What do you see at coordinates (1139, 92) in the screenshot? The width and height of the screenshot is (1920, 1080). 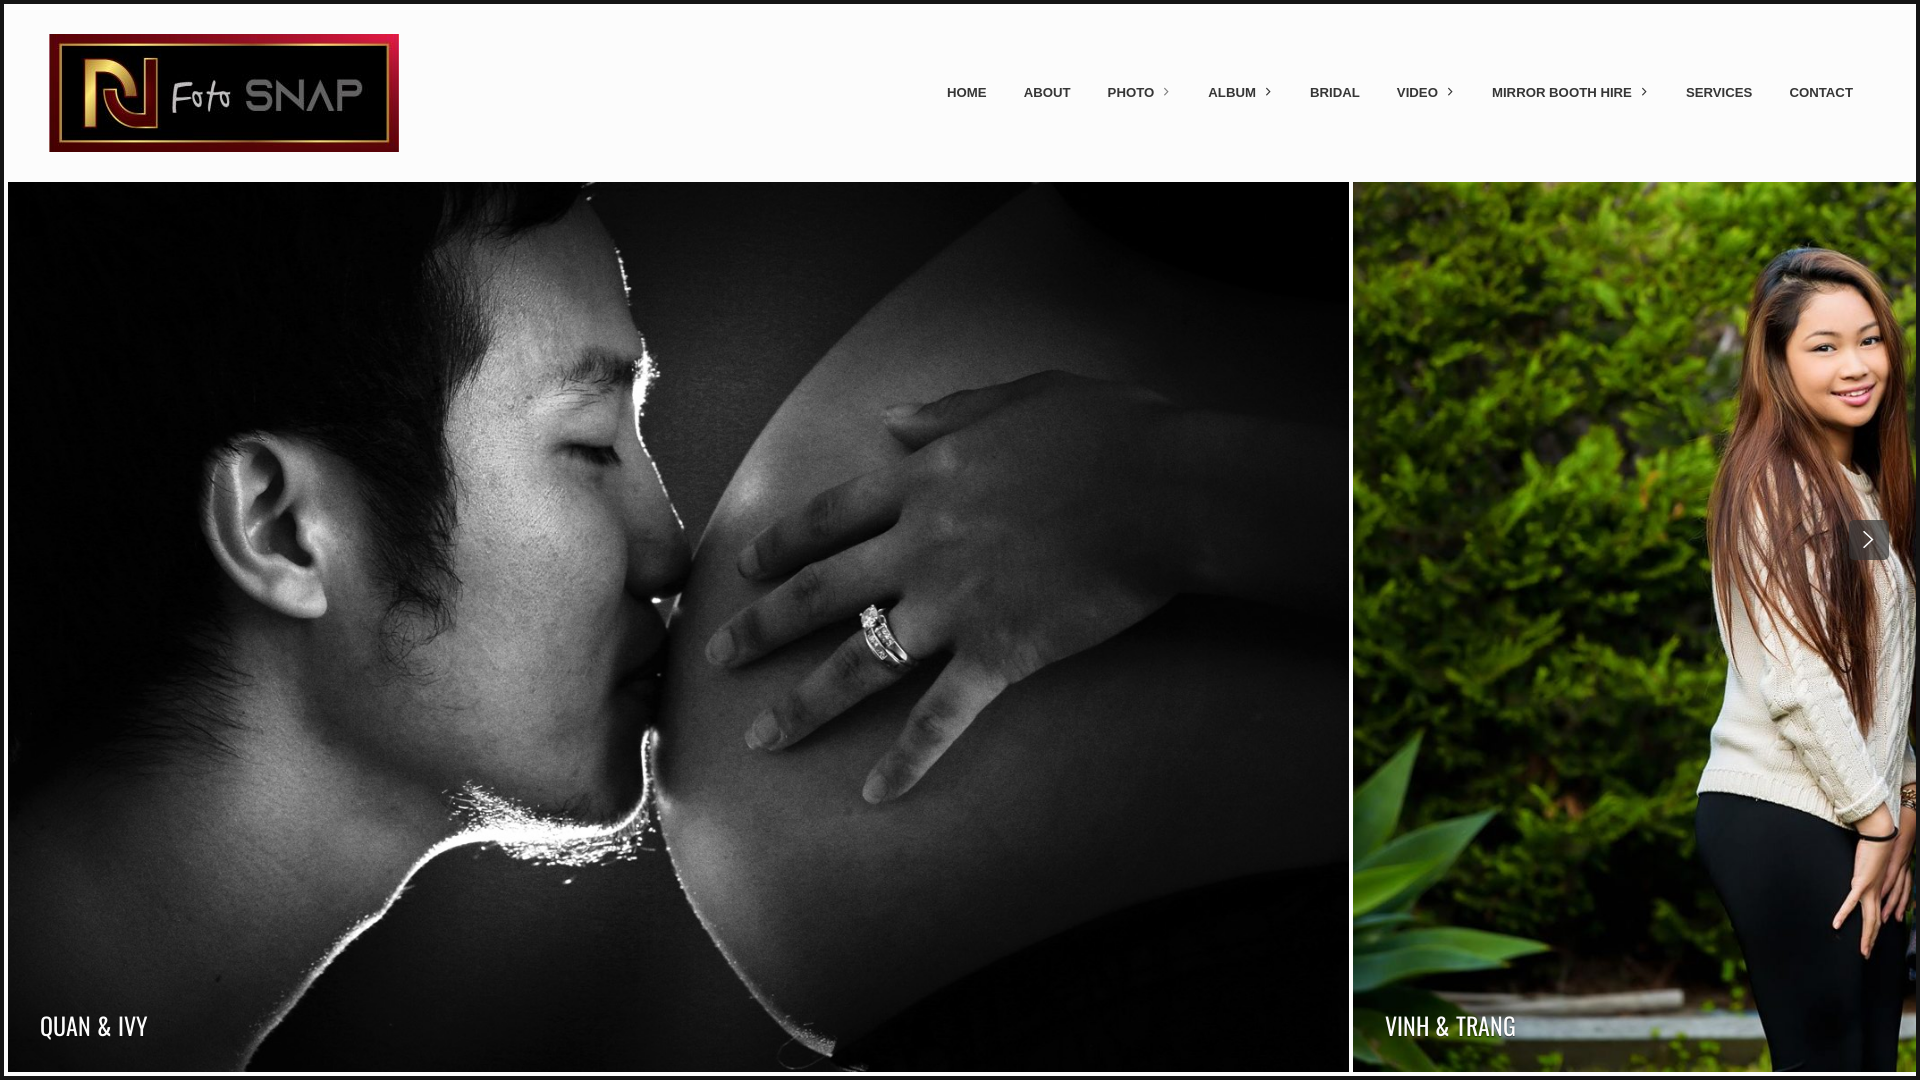 I see `'PHOTO'` at bounding box center [1139, 92].